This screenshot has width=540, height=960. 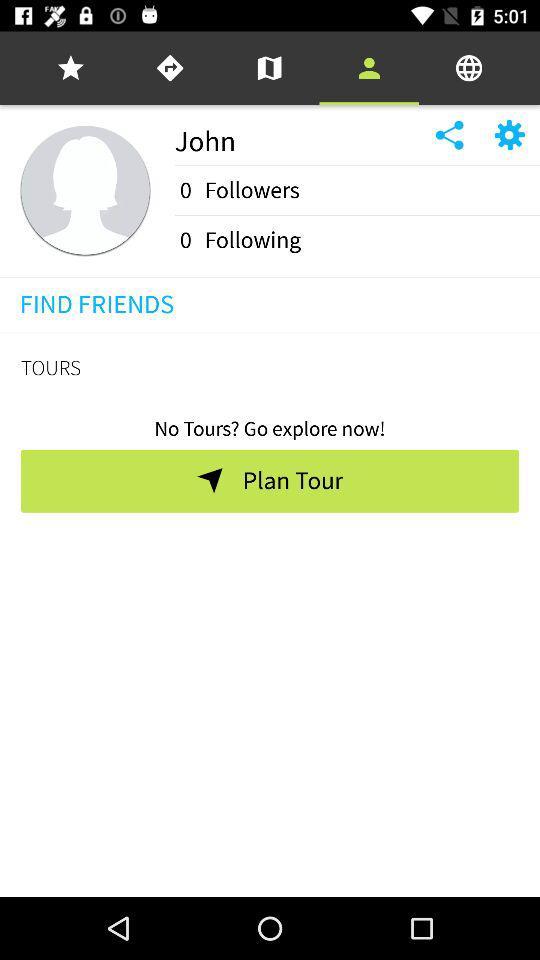 What do you see at coordinates (269, 68) in the screenshot?
I see `the icon above the john item` at bounding box center [269, 68].